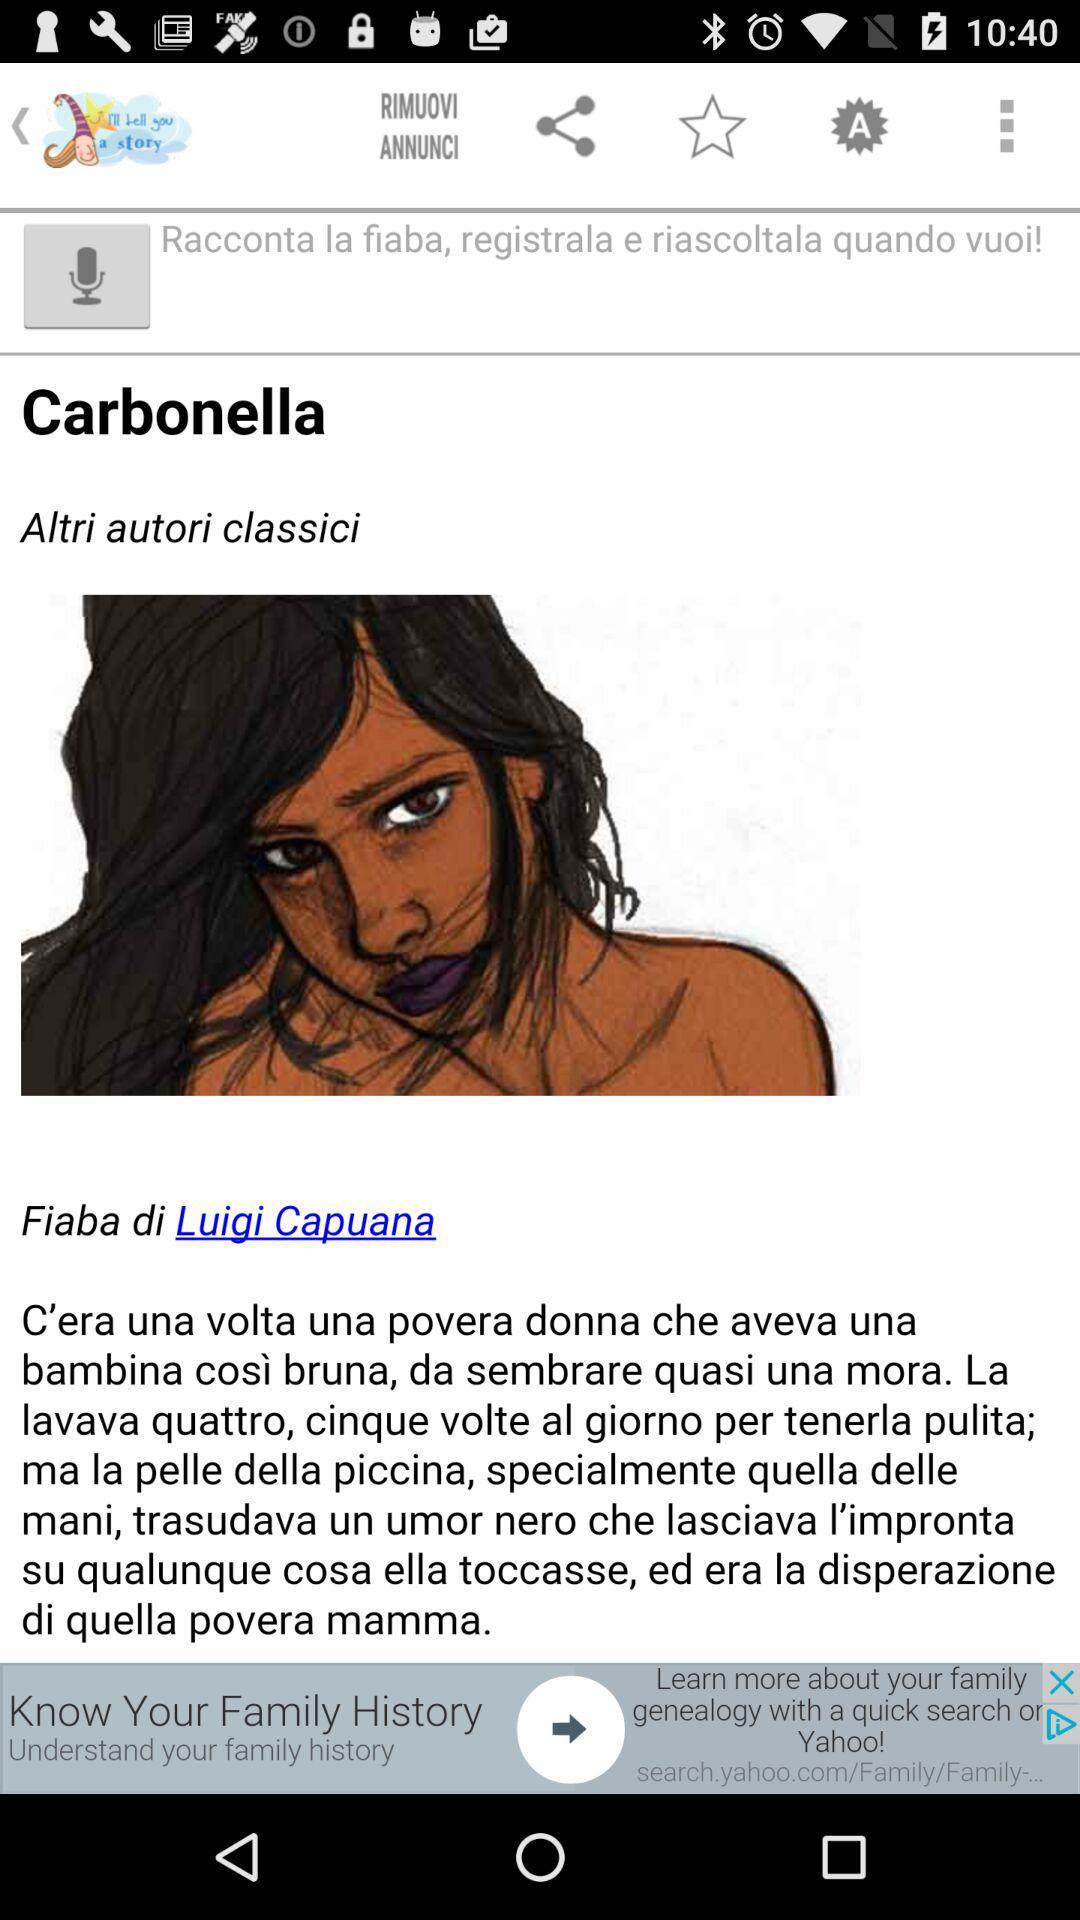 This screenshot has height=1920, width=1080. I want to click on the microphone icon, so click(86, 294).